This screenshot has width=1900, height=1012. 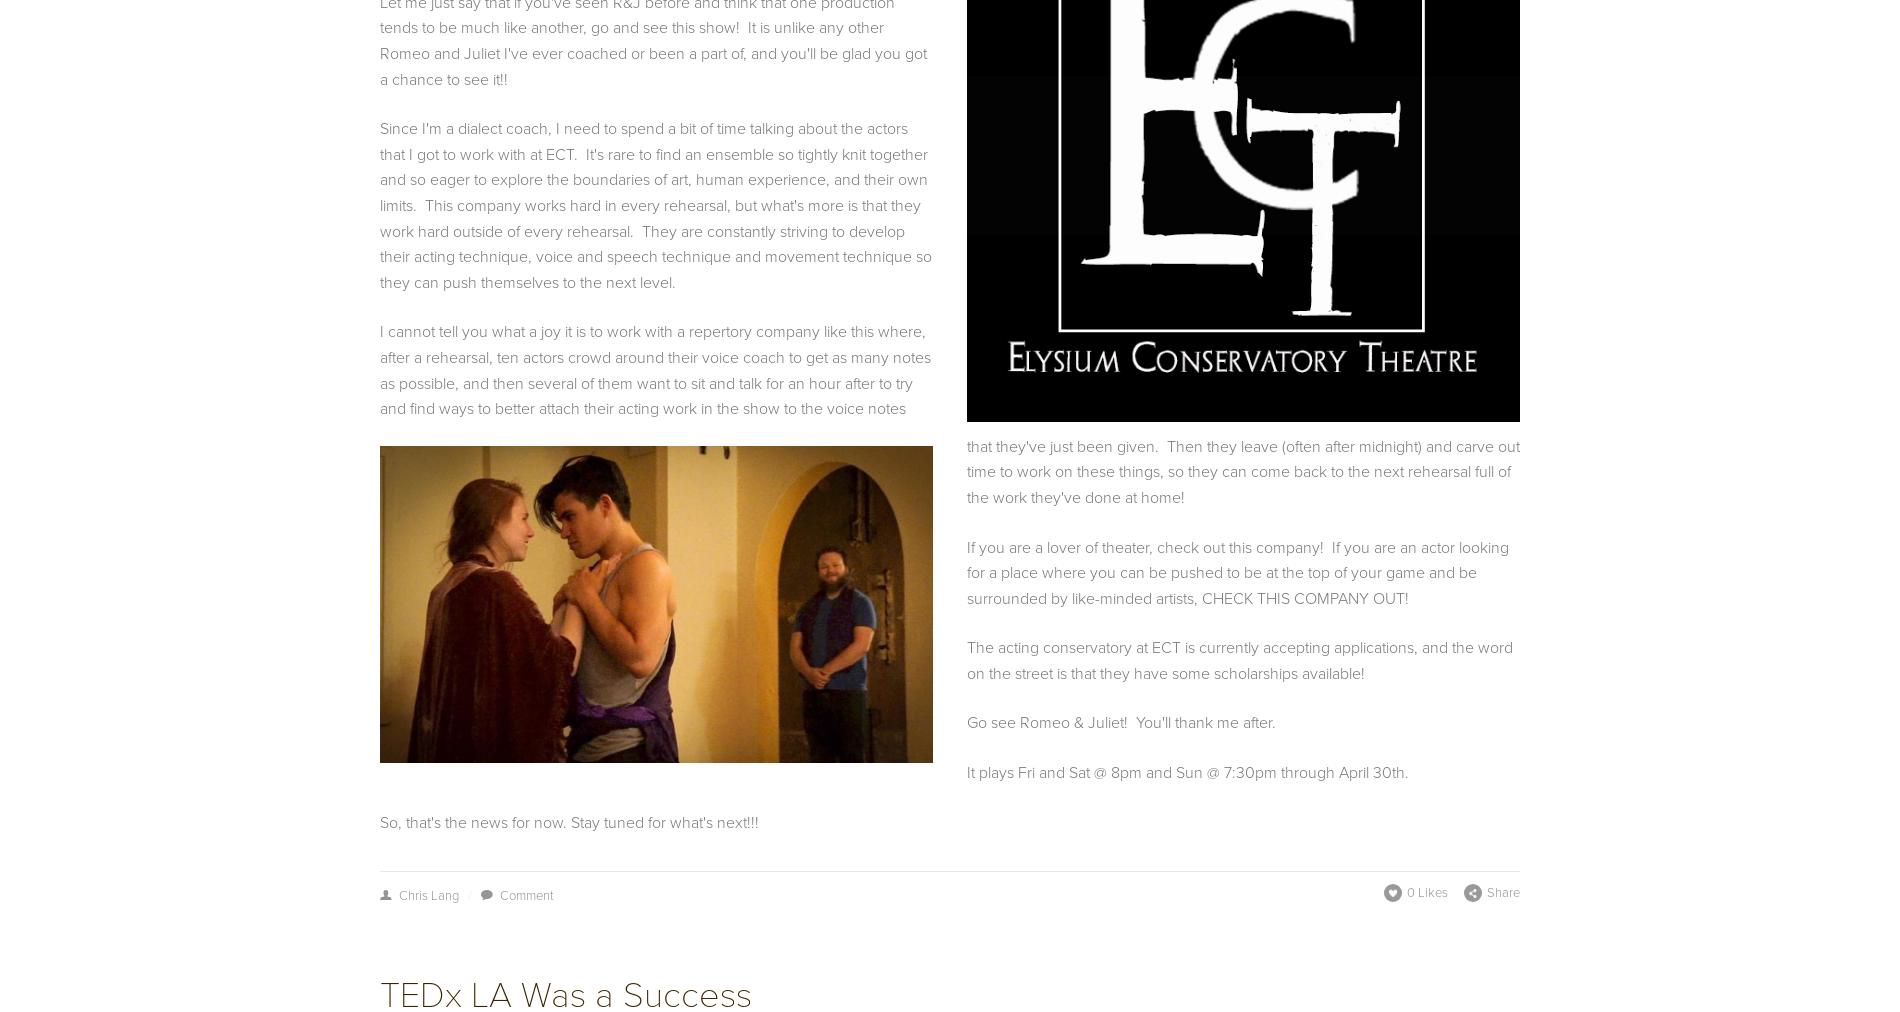 What do you see at coordinates (1427, 892) in the screenshot?
I see `'0 Likes'` at bounding box center [1427, 892].